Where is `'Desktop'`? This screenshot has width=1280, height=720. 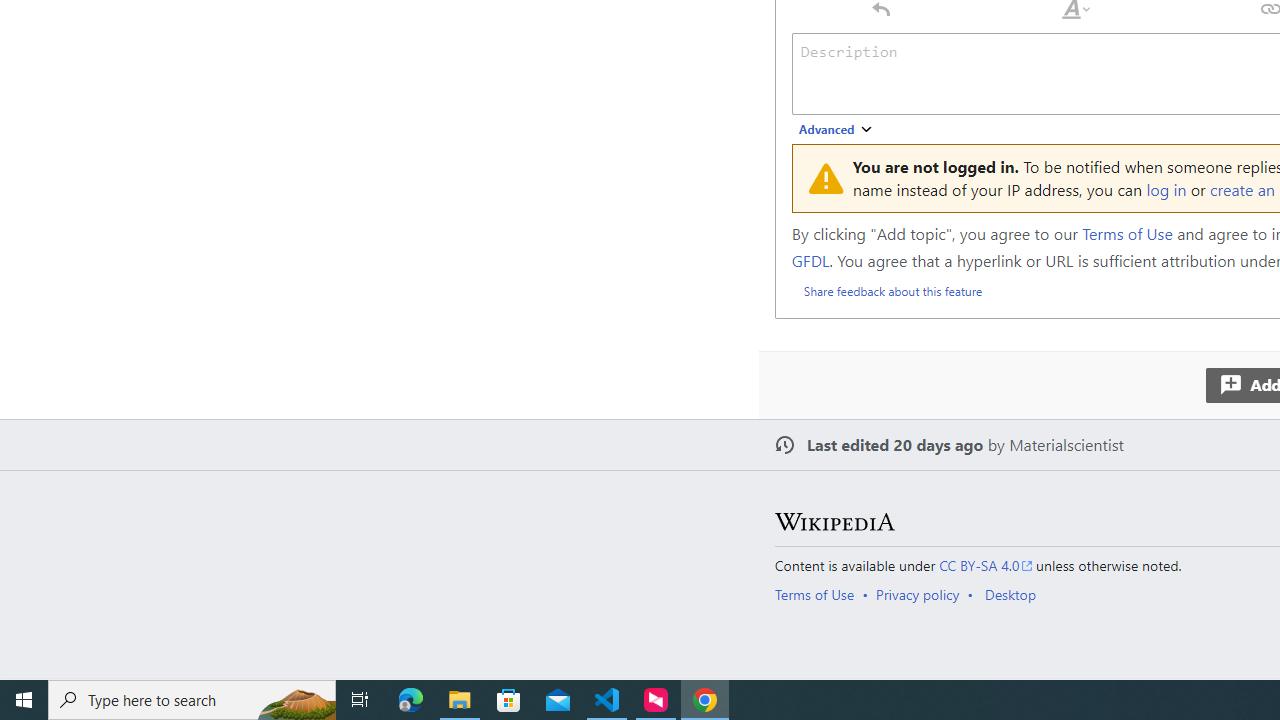 'Desktop' is located at coordinates (1010, 593).